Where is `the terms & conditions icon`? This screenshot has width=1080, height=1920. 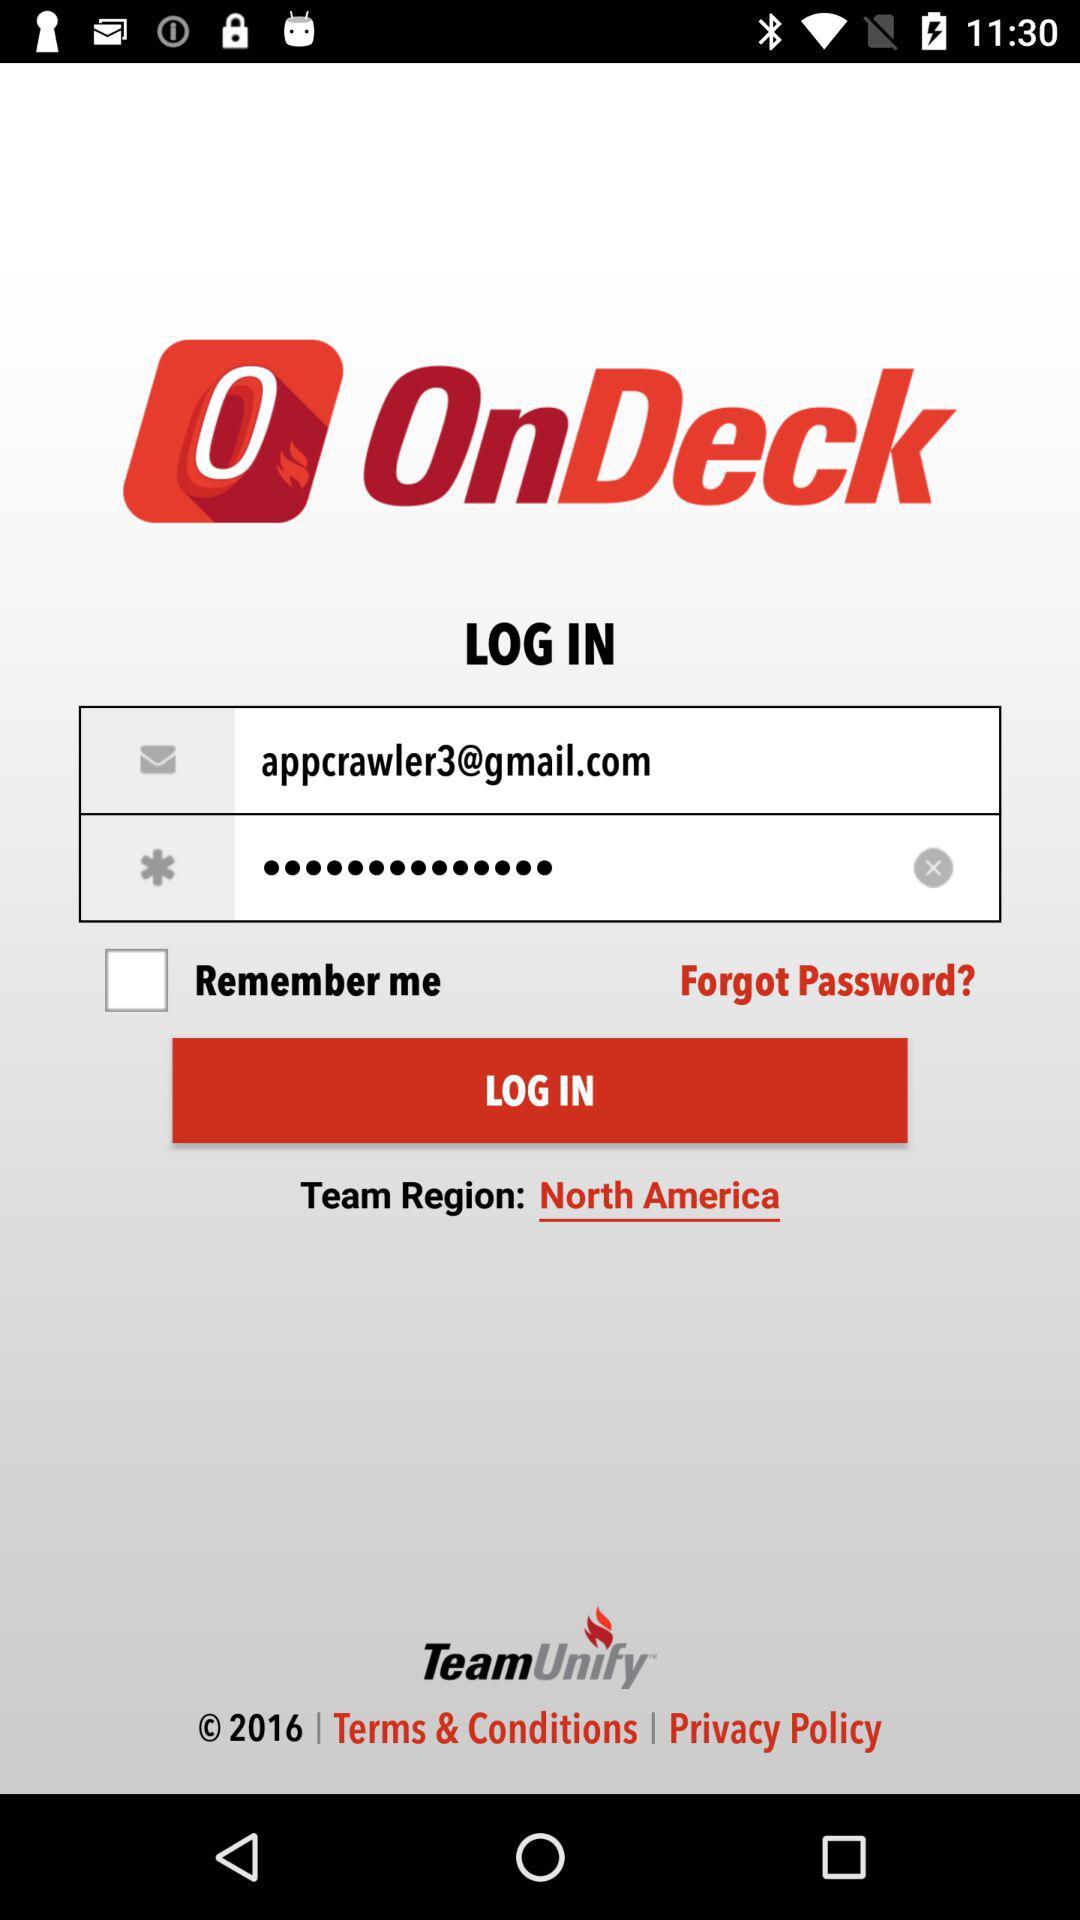 the terms & conditions icon is located at coordinates (486, 1727).